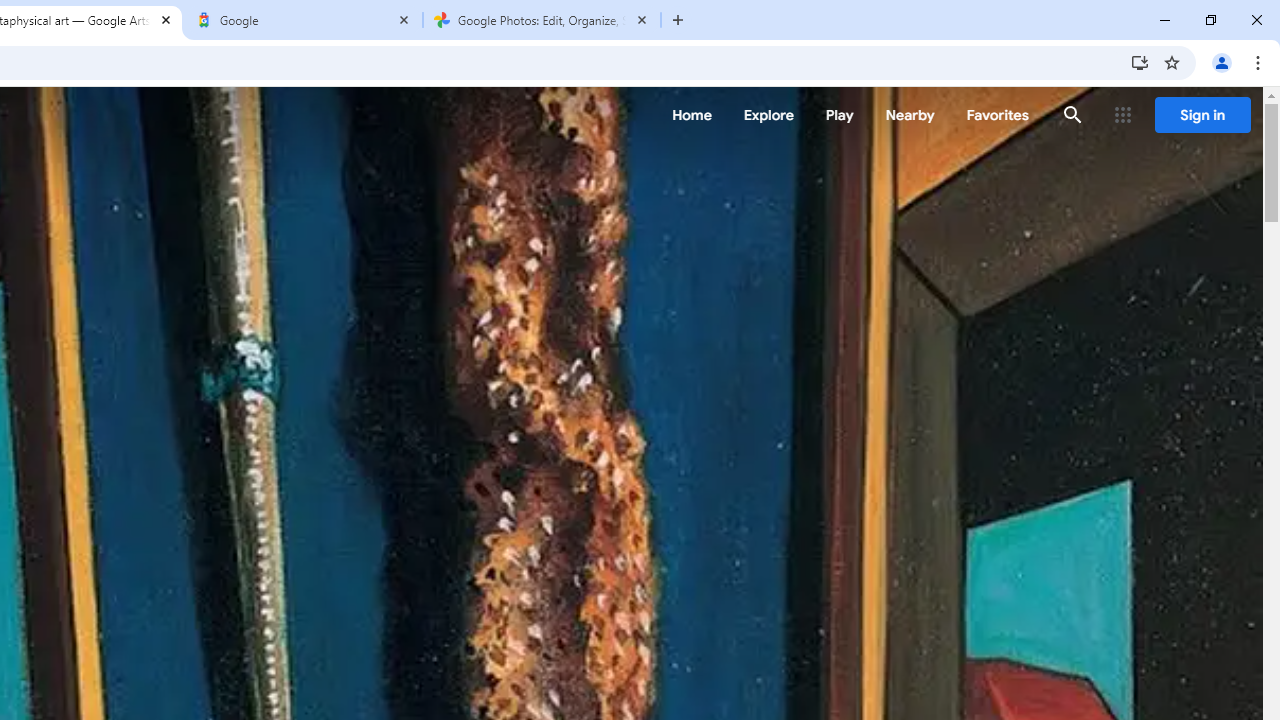  I want to click on 'Play', so click(840, 115).